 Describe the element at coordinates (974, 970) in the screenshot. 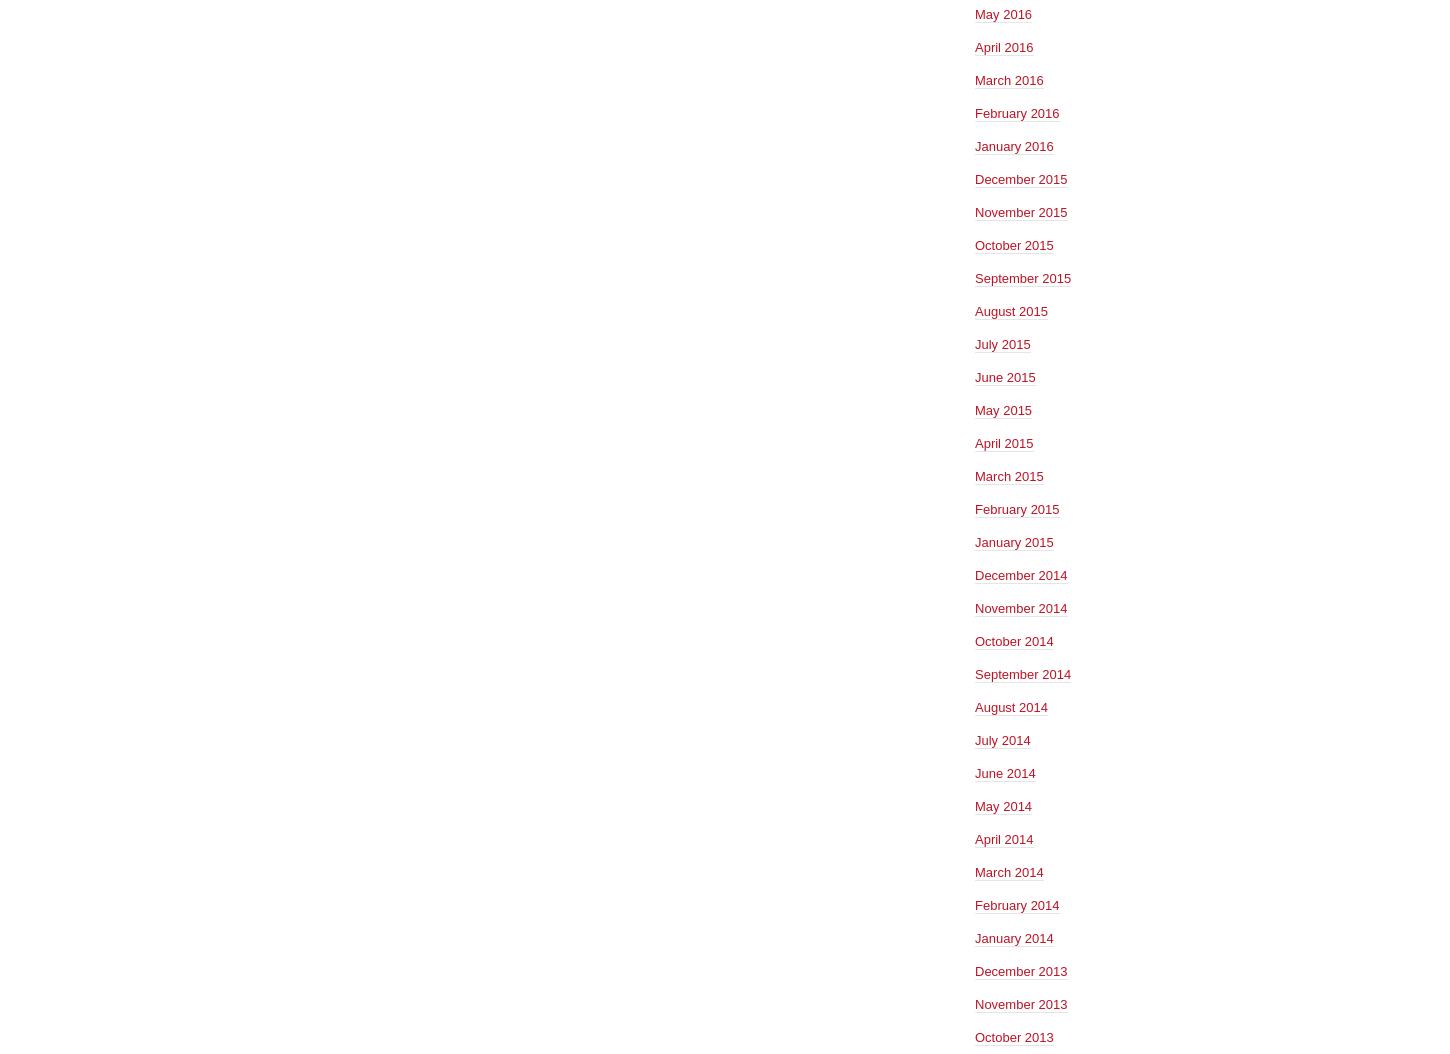

I see `'December 2013'` at that location.